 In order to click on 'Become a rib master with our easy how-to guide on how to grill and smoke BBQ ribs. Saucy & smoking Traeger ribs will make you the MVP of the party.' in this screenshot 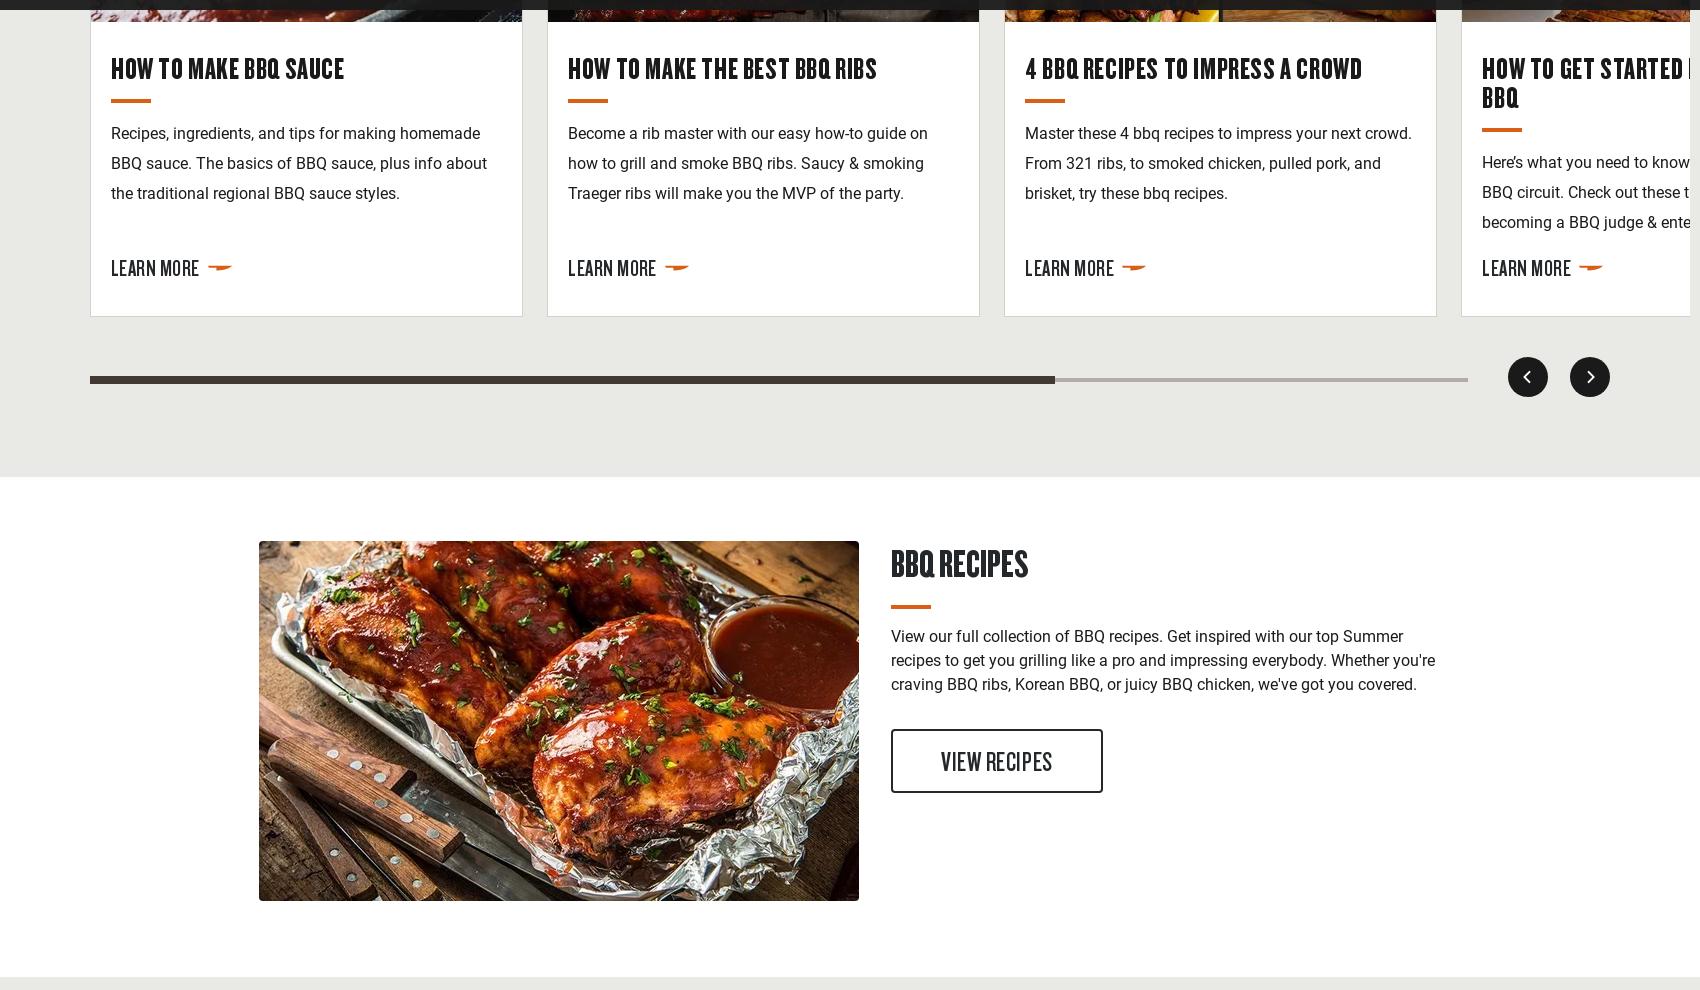, I will do `click(747, 162)`.